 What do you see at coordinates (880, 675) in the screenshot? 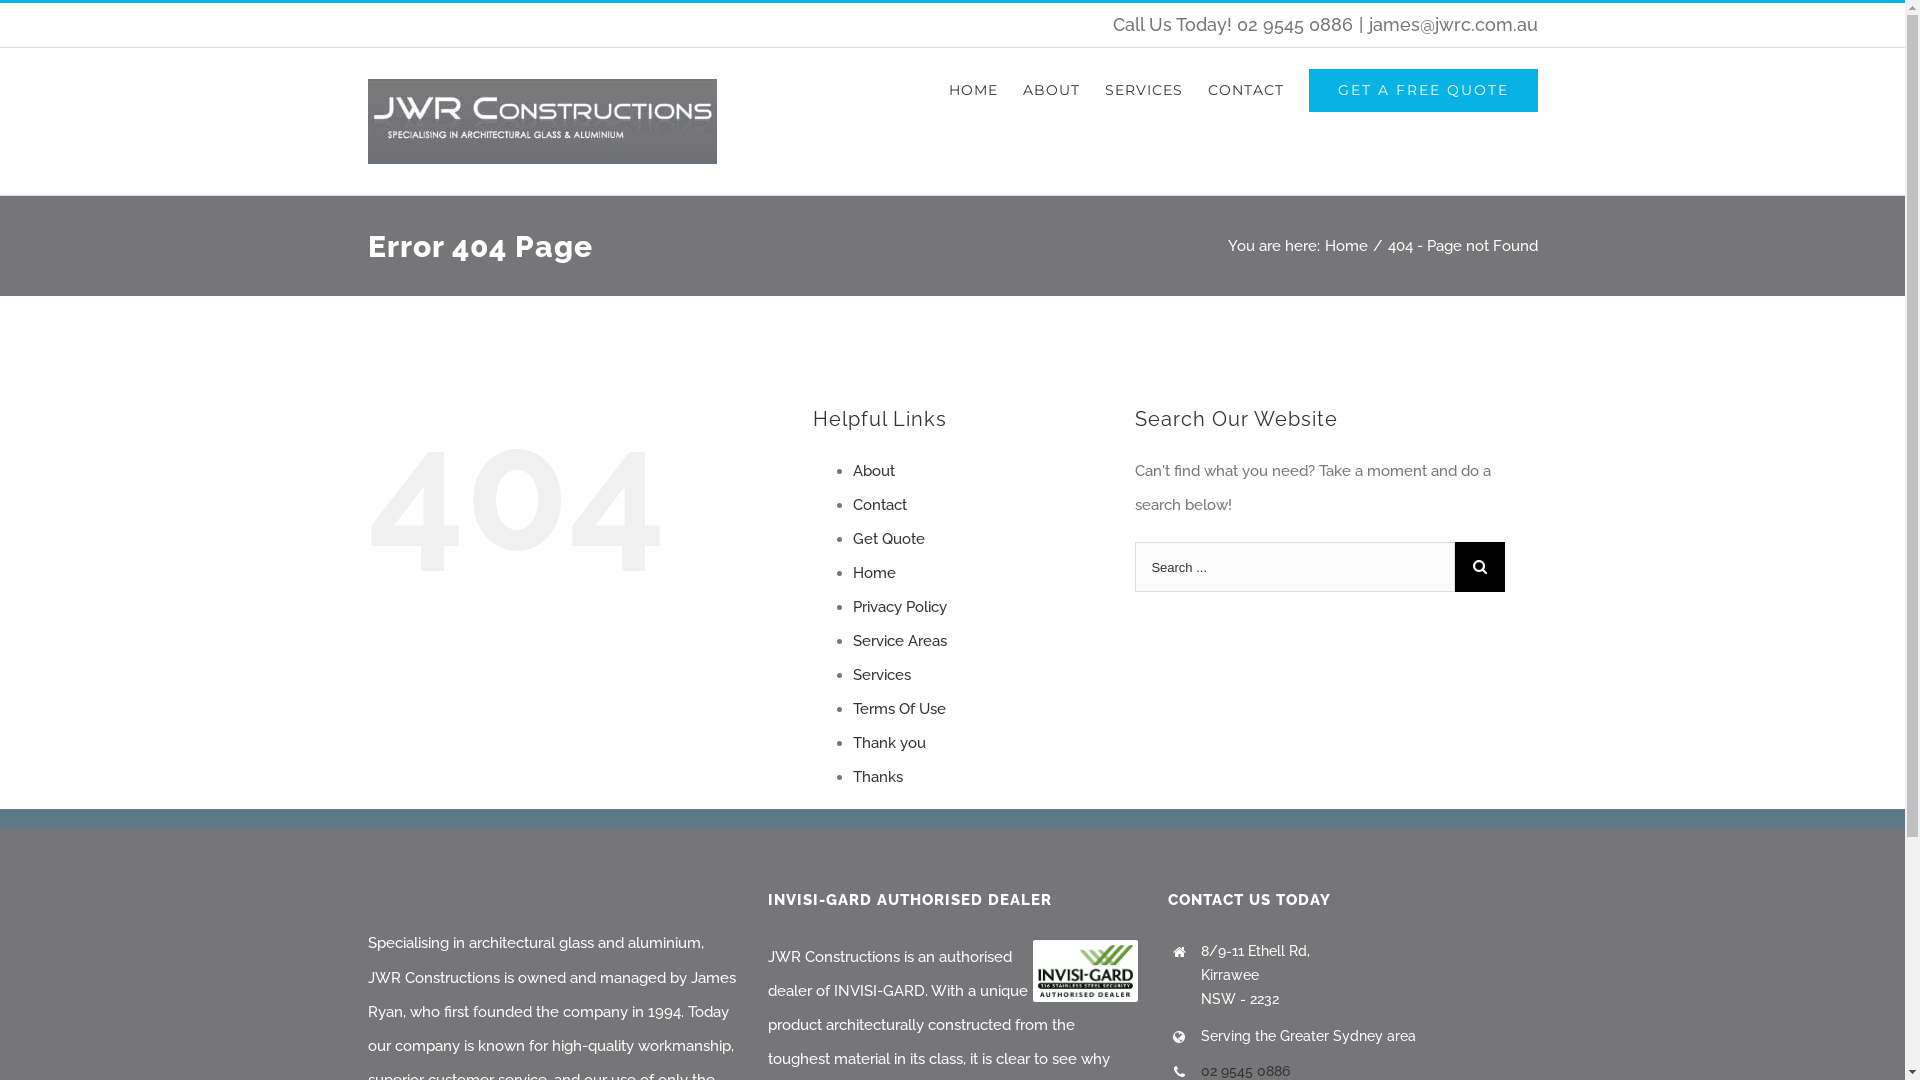
I see `'Services'` at bounding box center [880, 675].